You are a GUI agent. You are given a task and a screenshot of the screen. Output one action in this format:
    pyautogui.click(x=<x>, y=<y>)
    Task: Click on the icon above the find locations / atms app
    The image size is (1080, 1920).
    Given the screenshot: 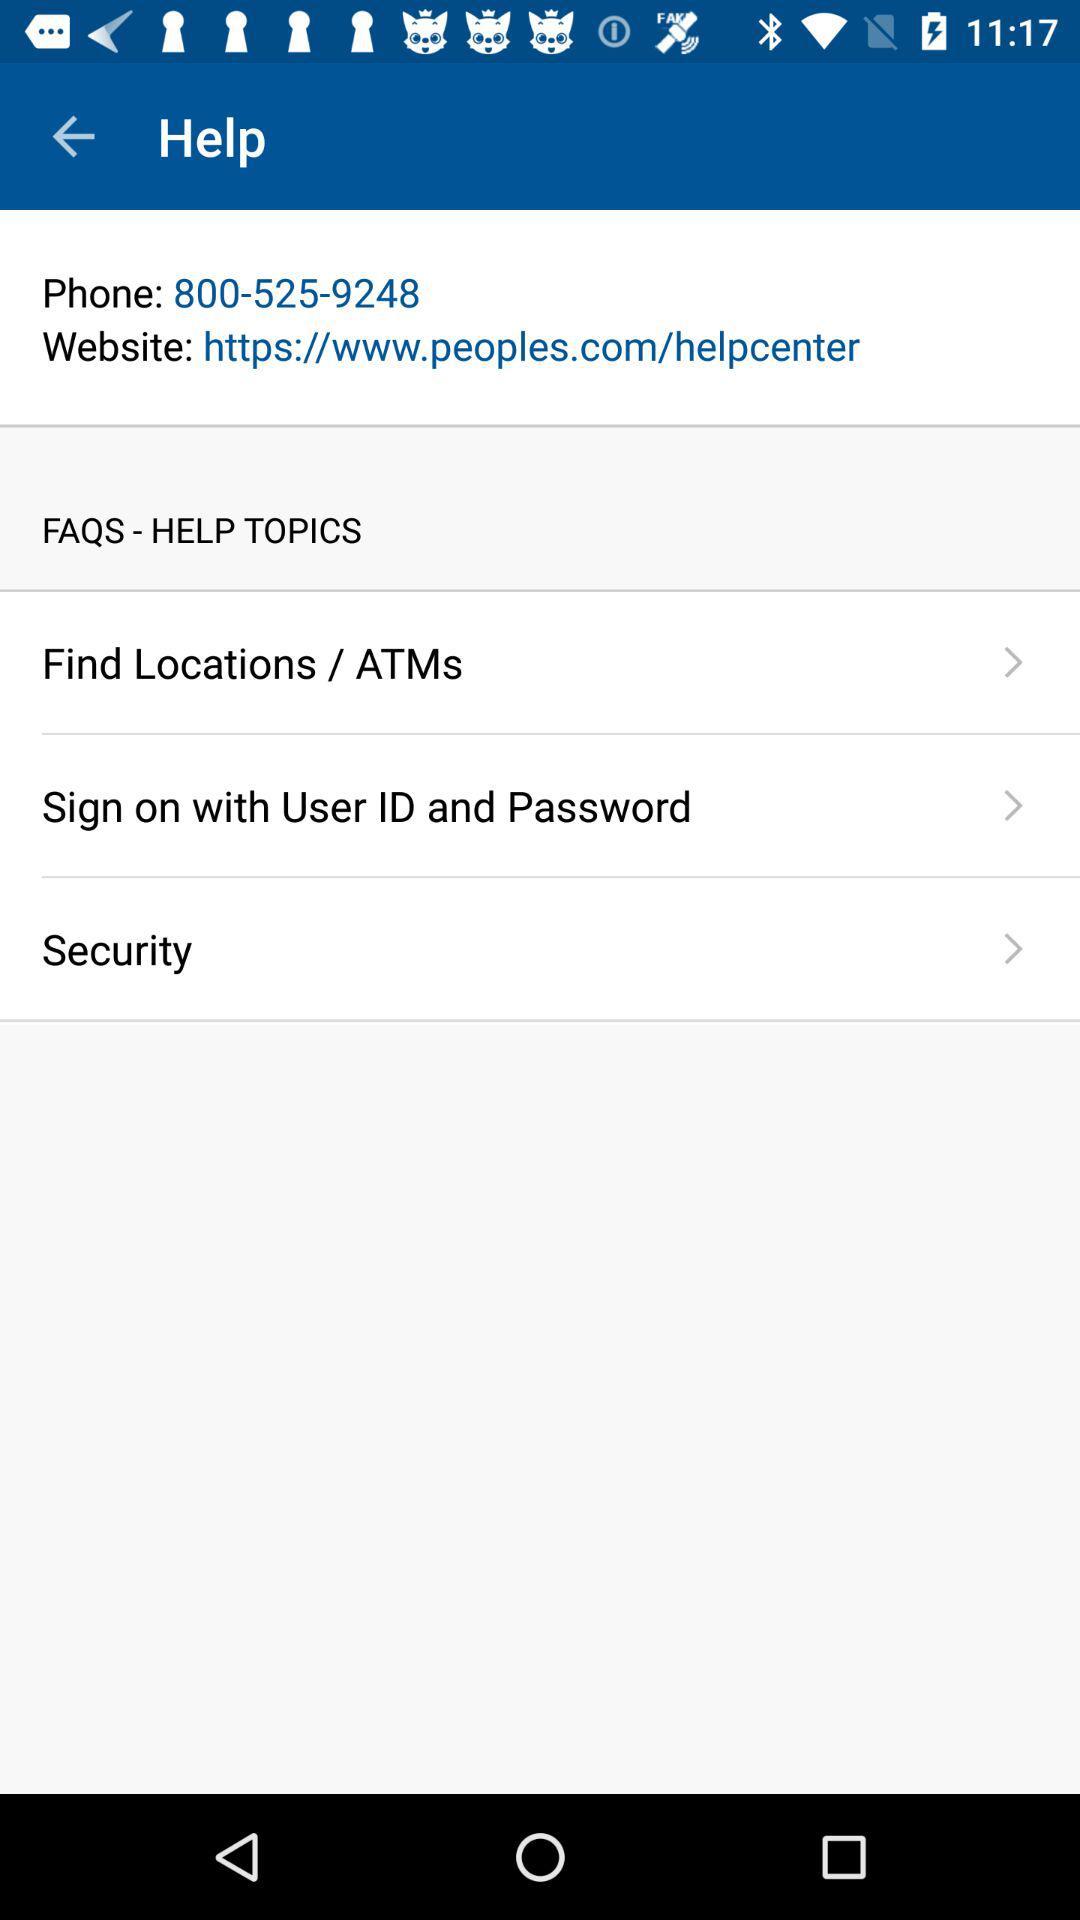 What is the action you would take?
    pyautogui.click(x=540, y=589)
    